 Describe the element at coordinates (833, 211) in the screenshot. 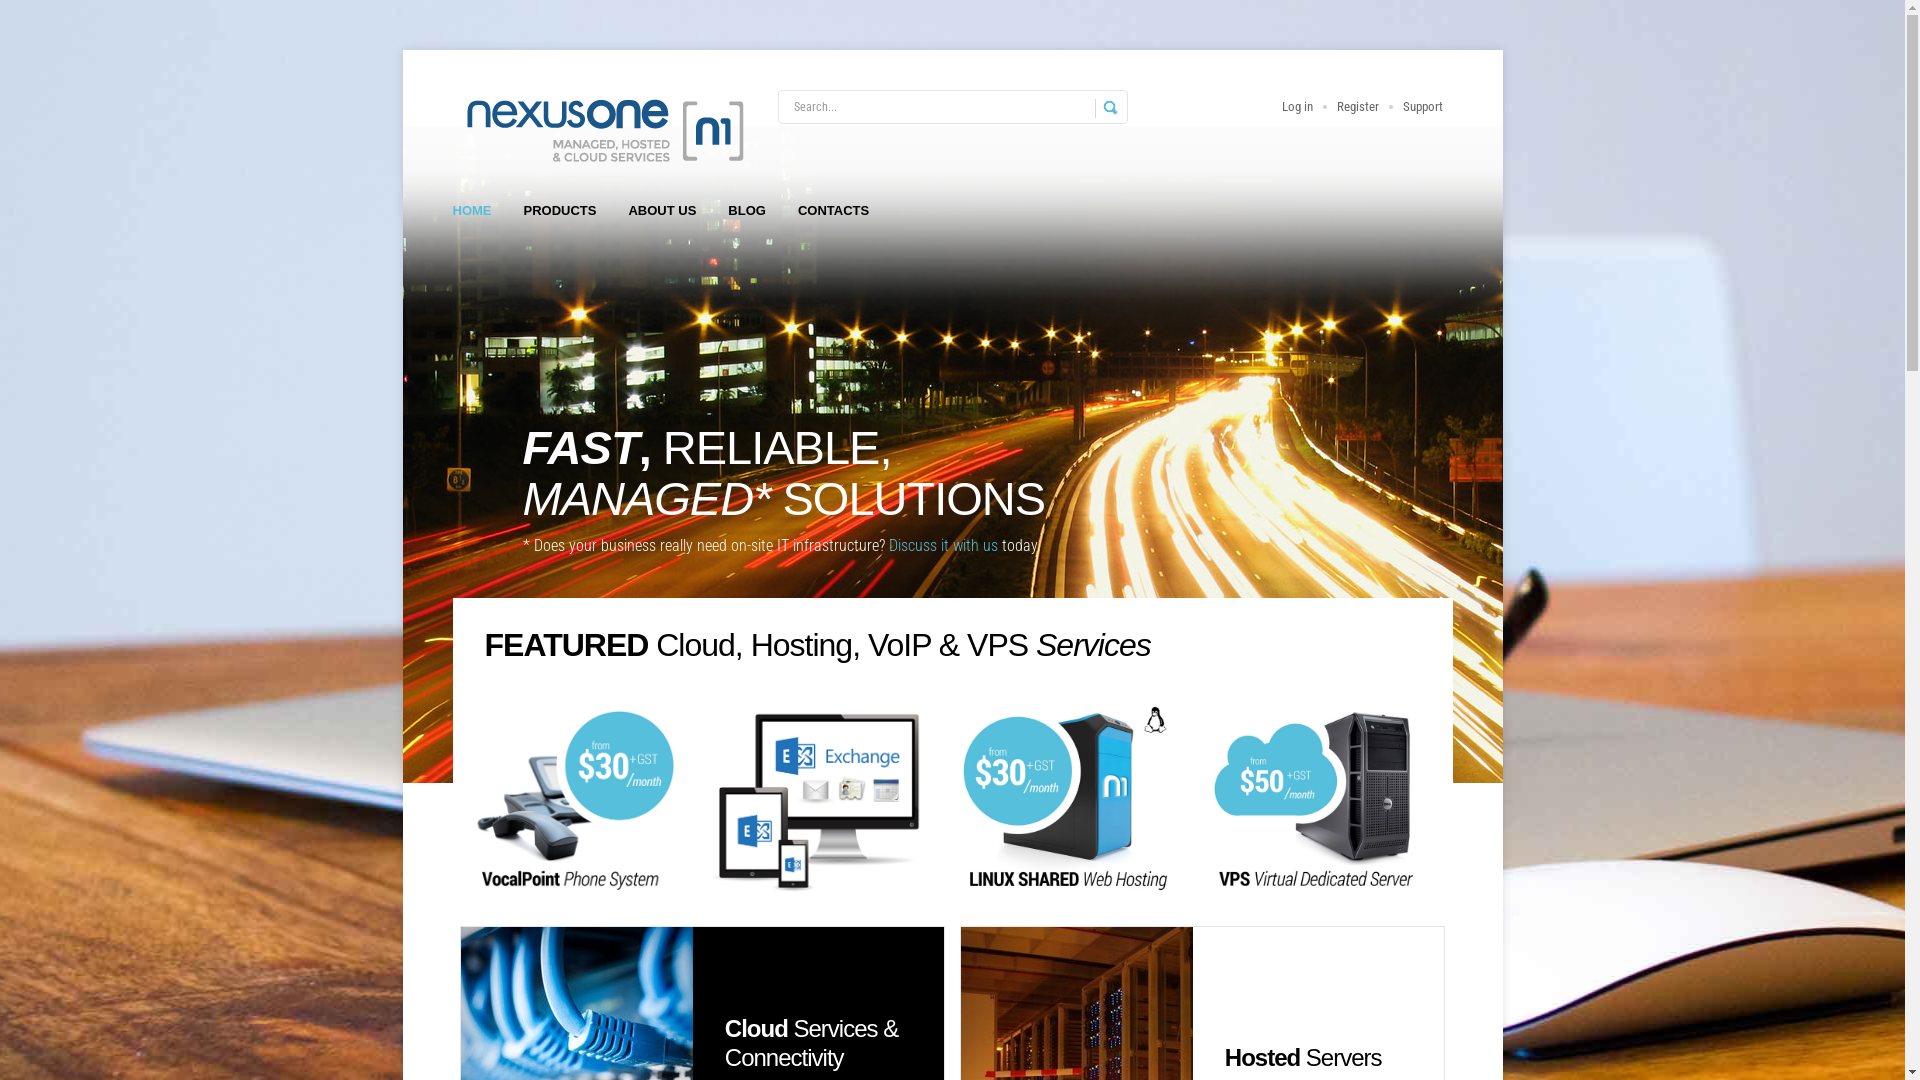

I see `'CONTACTS'` at that location.